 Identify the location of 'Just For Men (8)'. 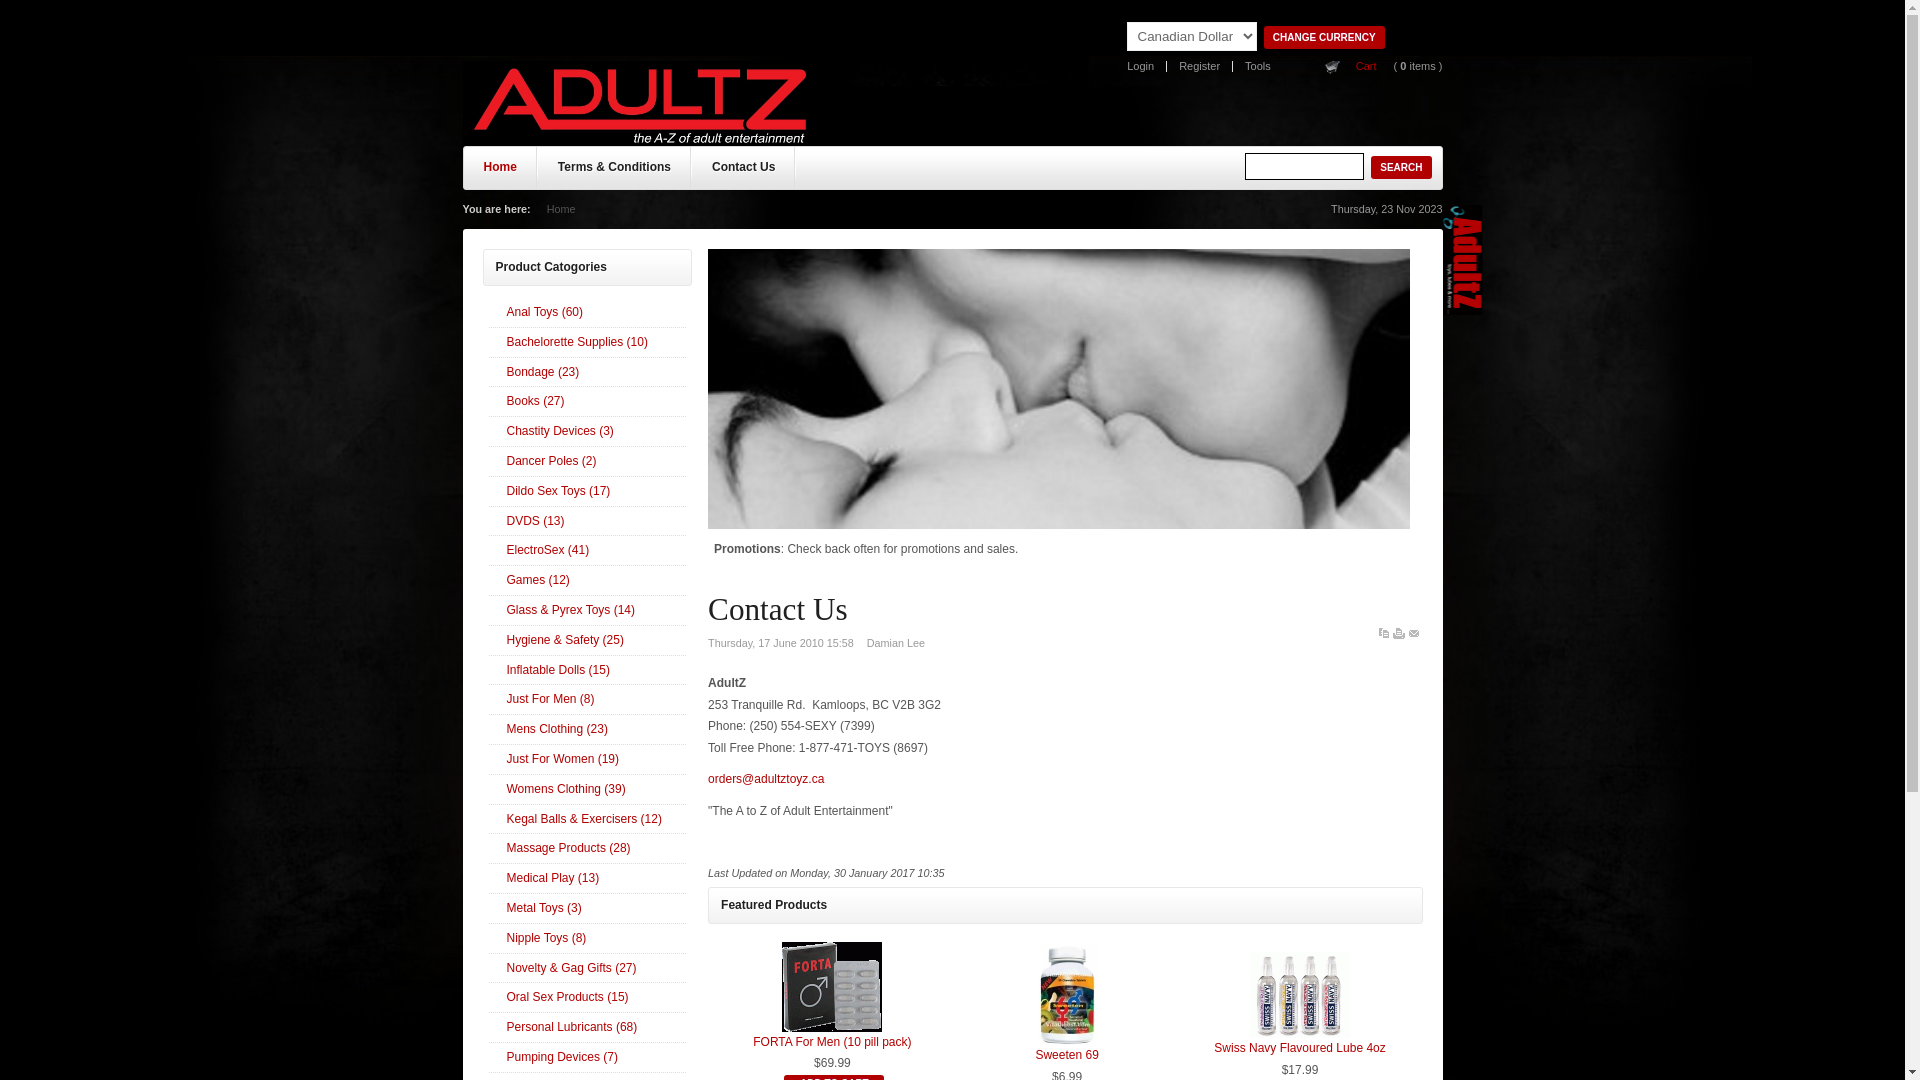
(585, 698).